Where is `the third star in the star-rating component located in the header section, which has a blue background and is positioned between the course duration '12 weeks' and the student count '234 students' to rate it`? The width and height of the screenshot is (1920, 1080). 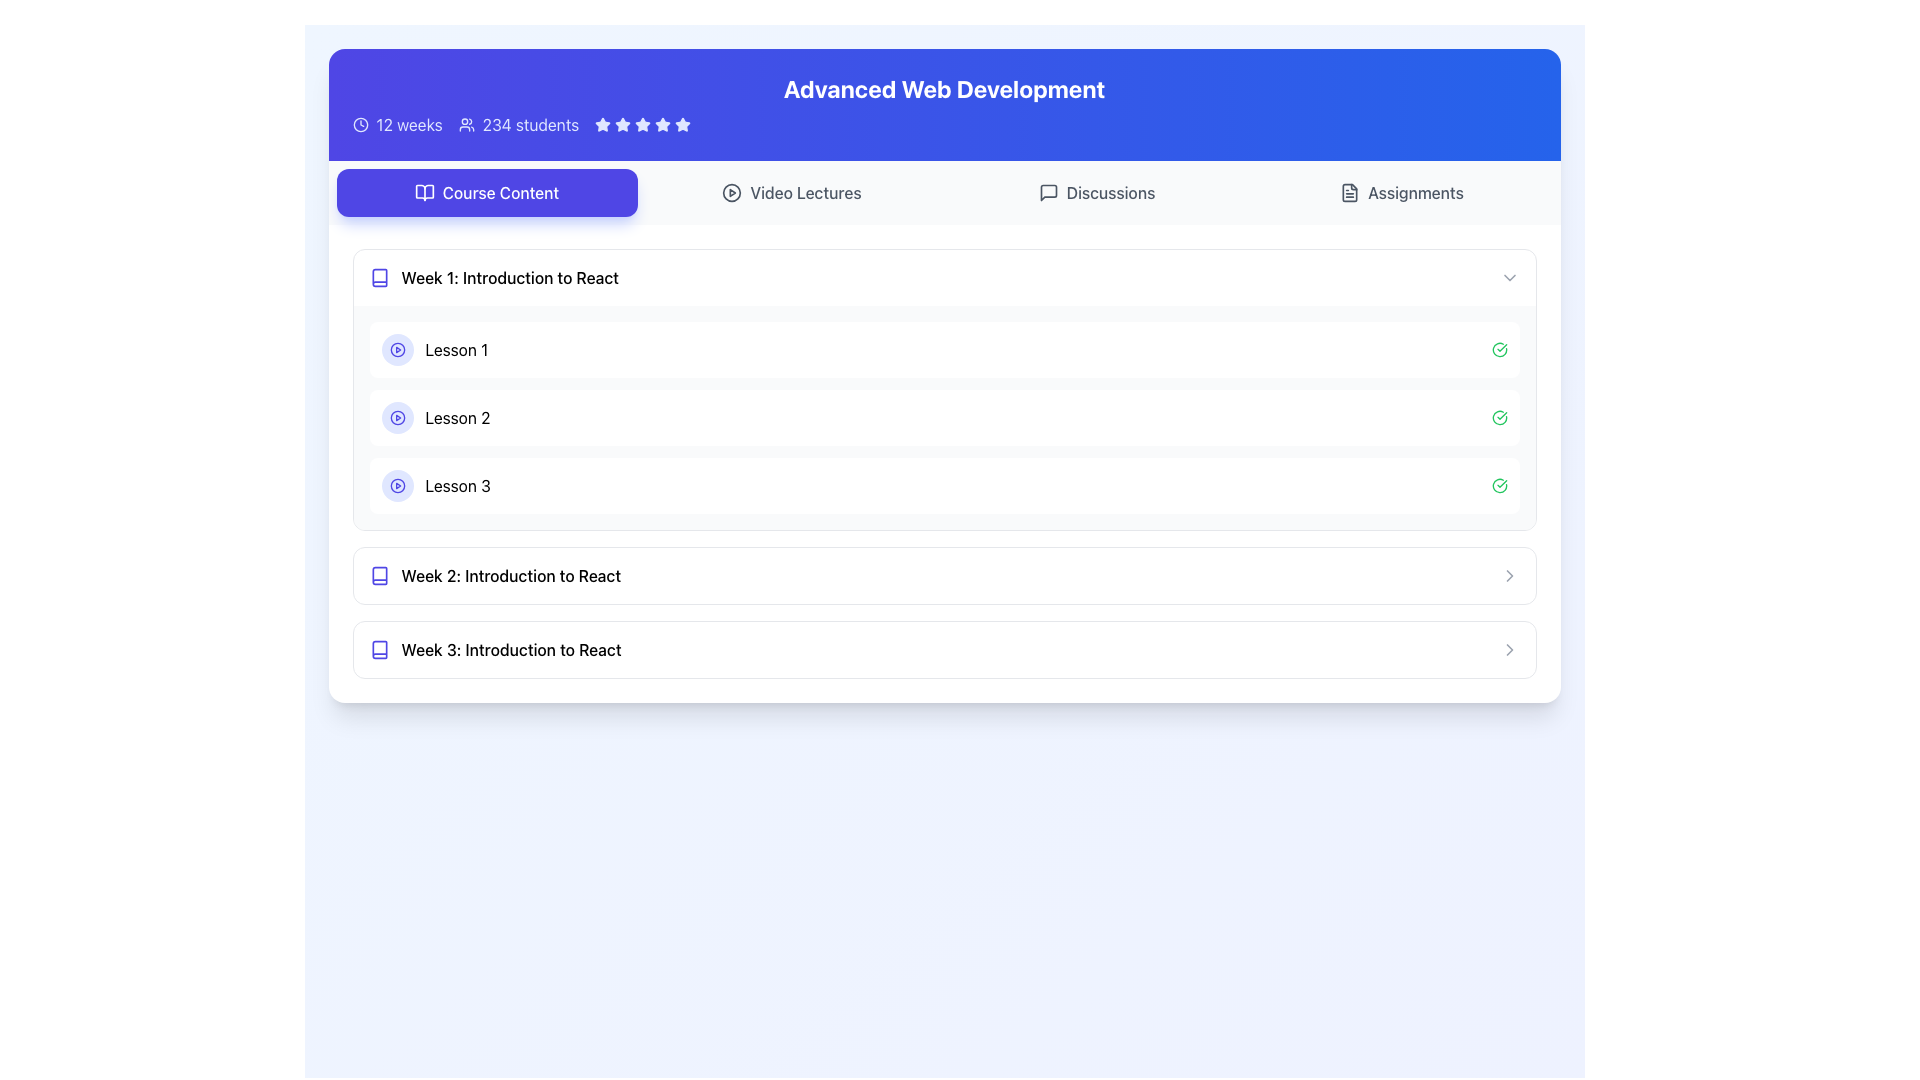
the third star in the star-rating component located in the header section, which has a blue background and is positioned between the course duration '12 weeks' and the student count '234 students' to rate it is located at coordinates (643, 124).